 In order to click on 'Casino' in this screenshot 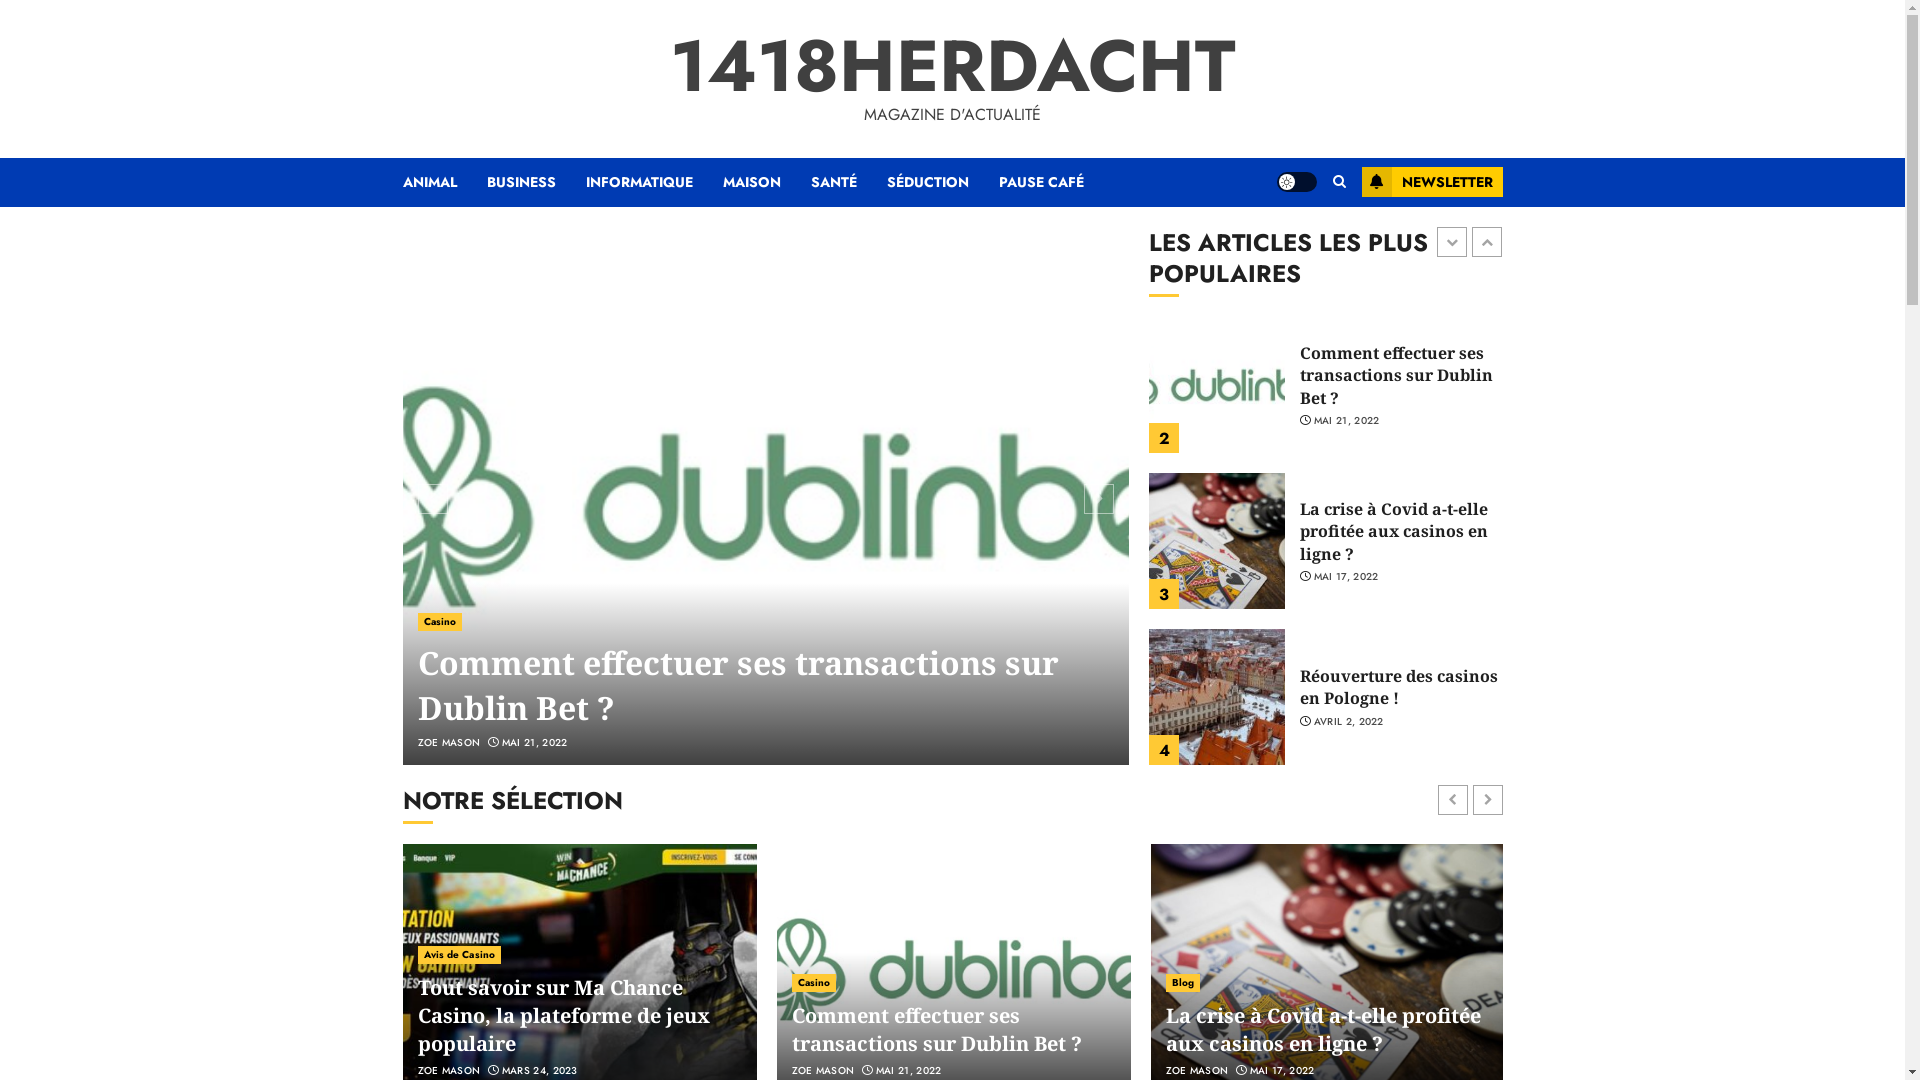, I will do `click(814, 982)`.